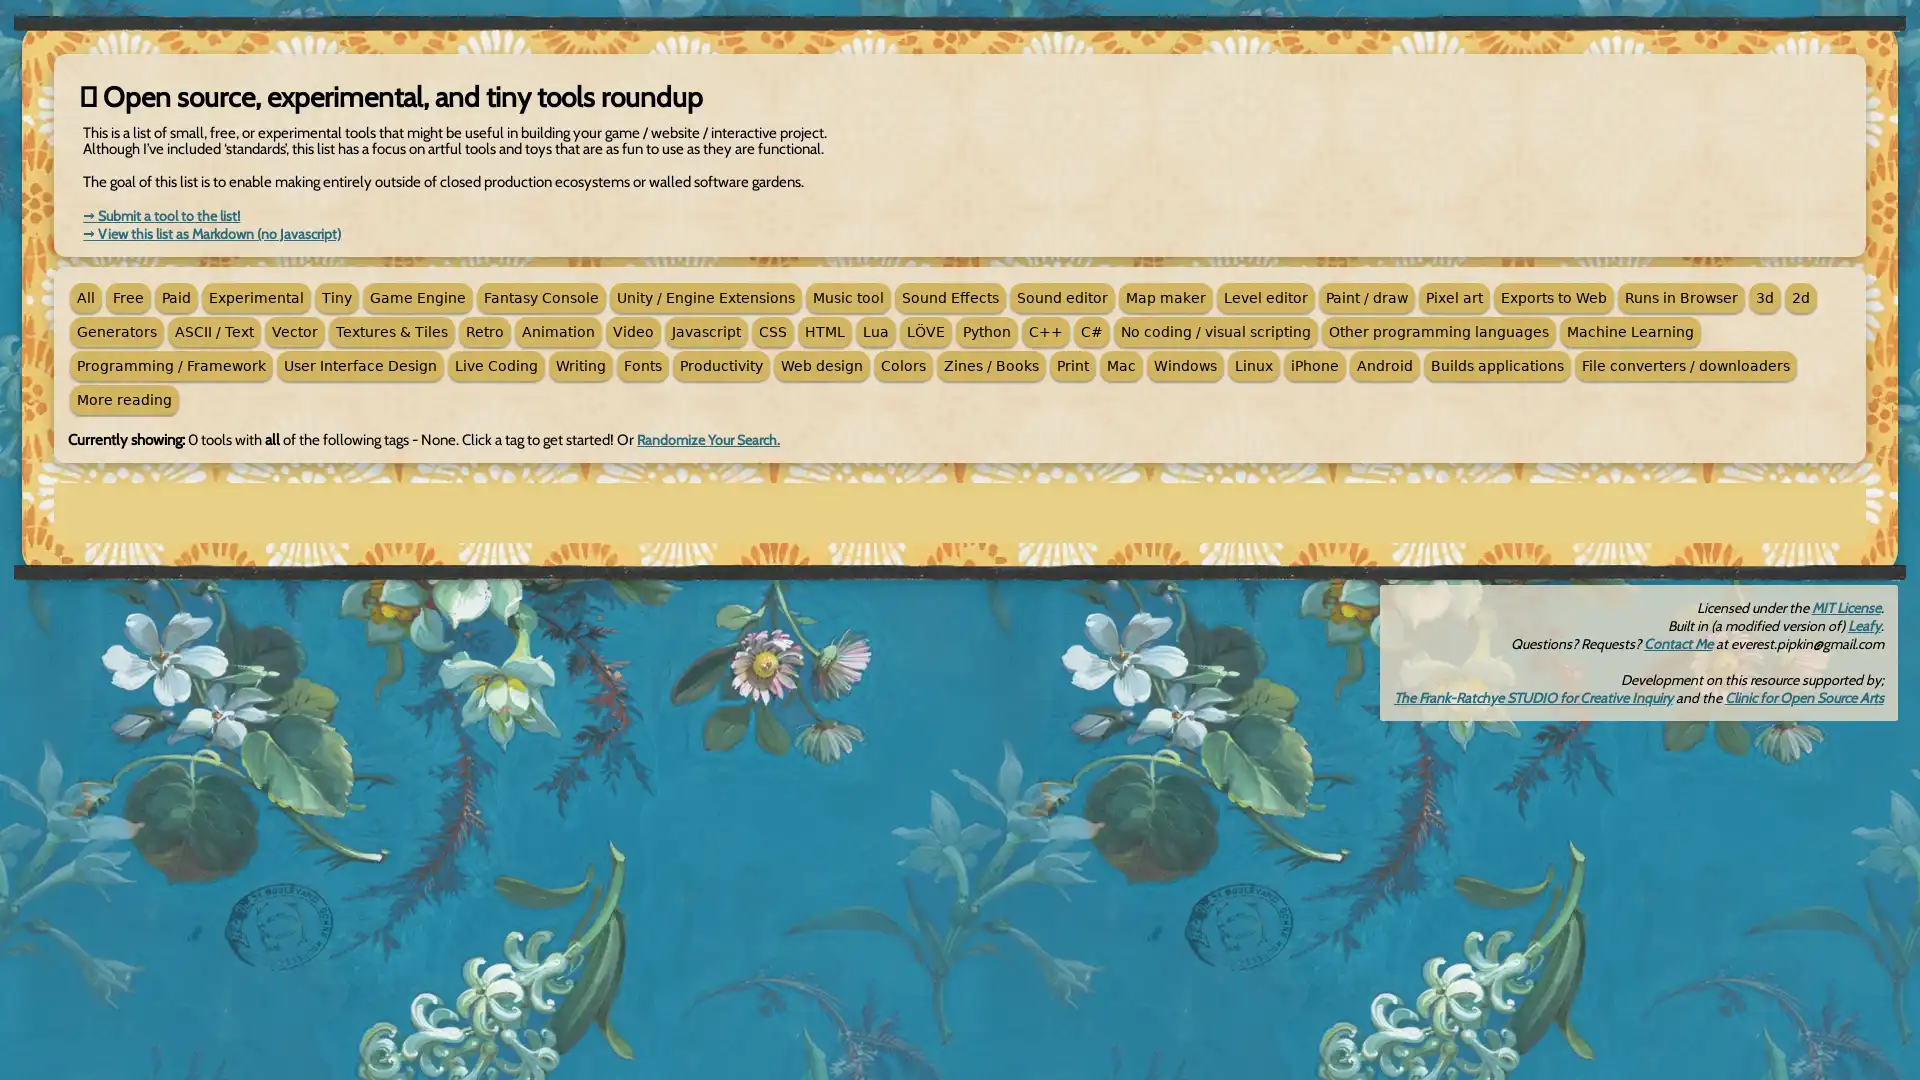 This screenshot has width=1920, height=1080. What do you see at coordinates (115, 330) in the screenshot?
I see `Generators` at bounding box center [115, 330].